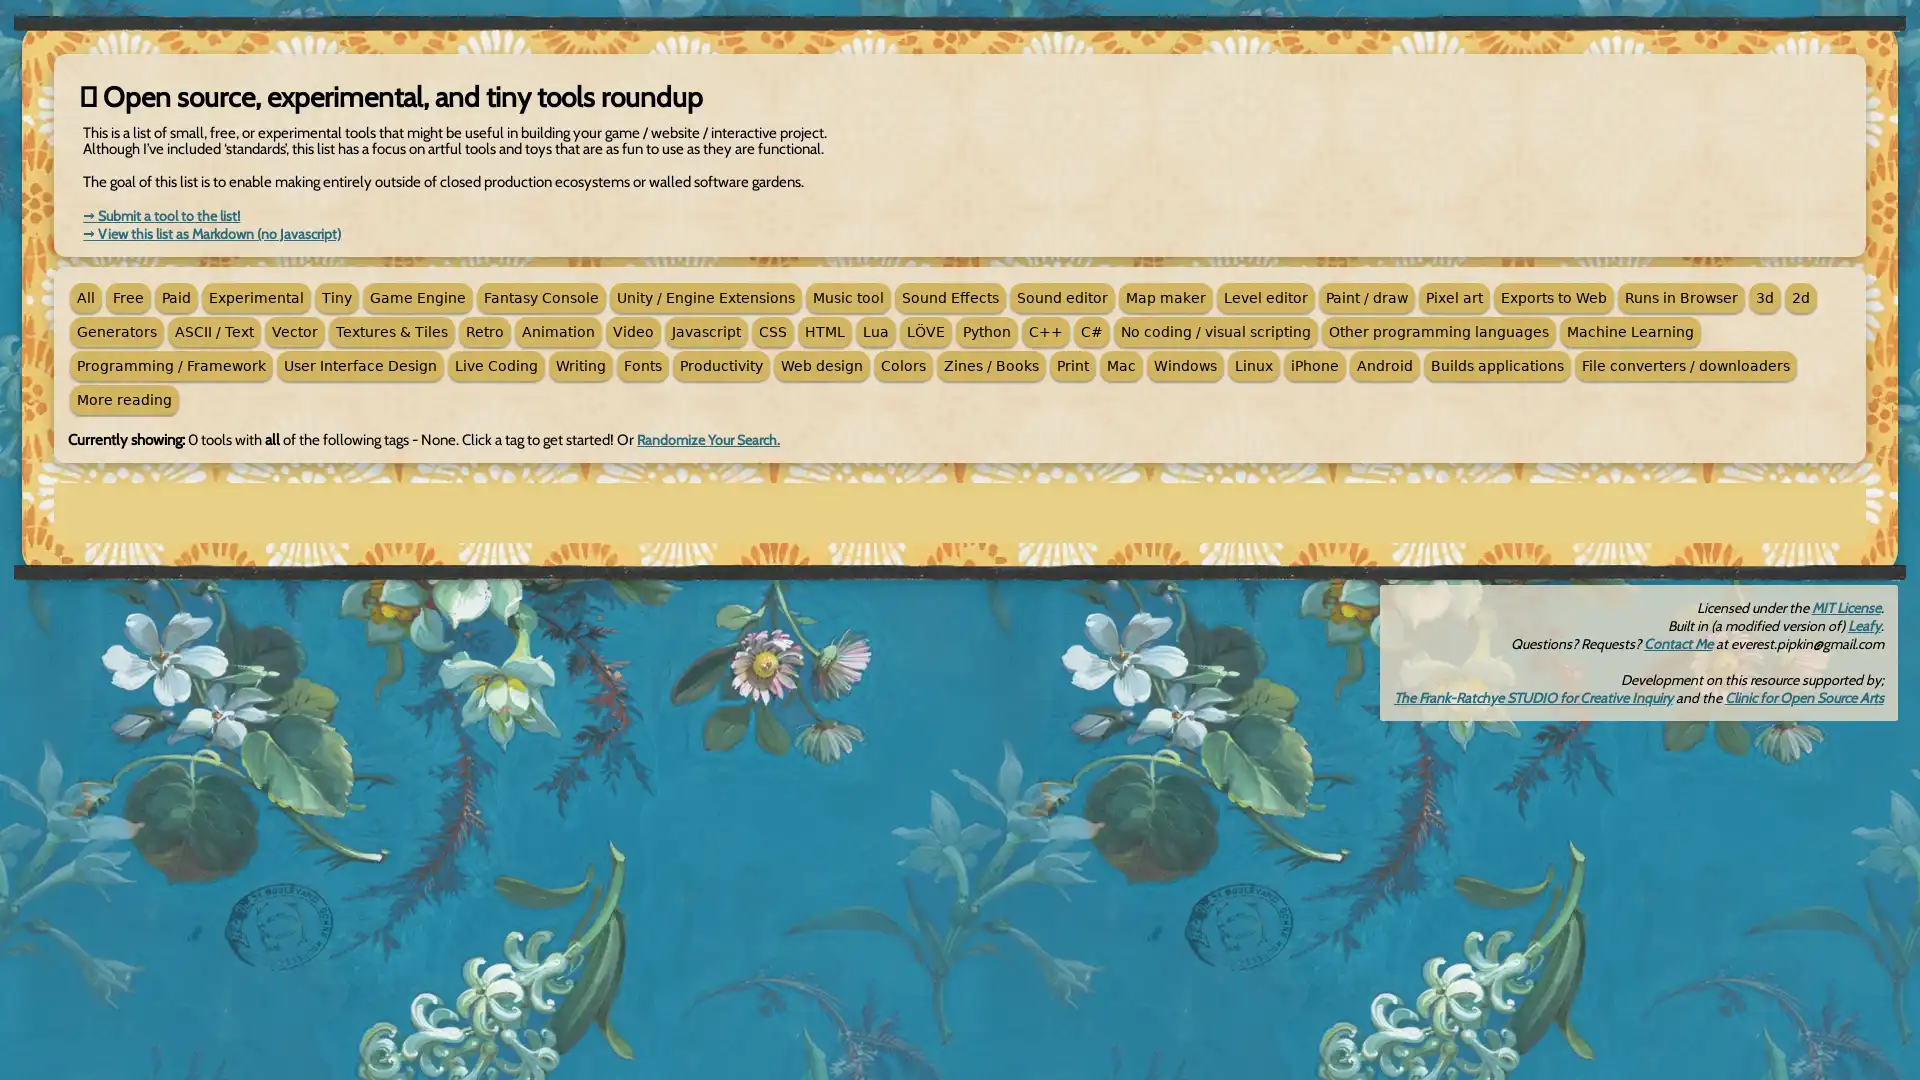 This screenshot has width=1920, height=1080. What do you see at coordinates (115, 330) in the screenshot?
I see `Generators` at bounding box center [115, 330].